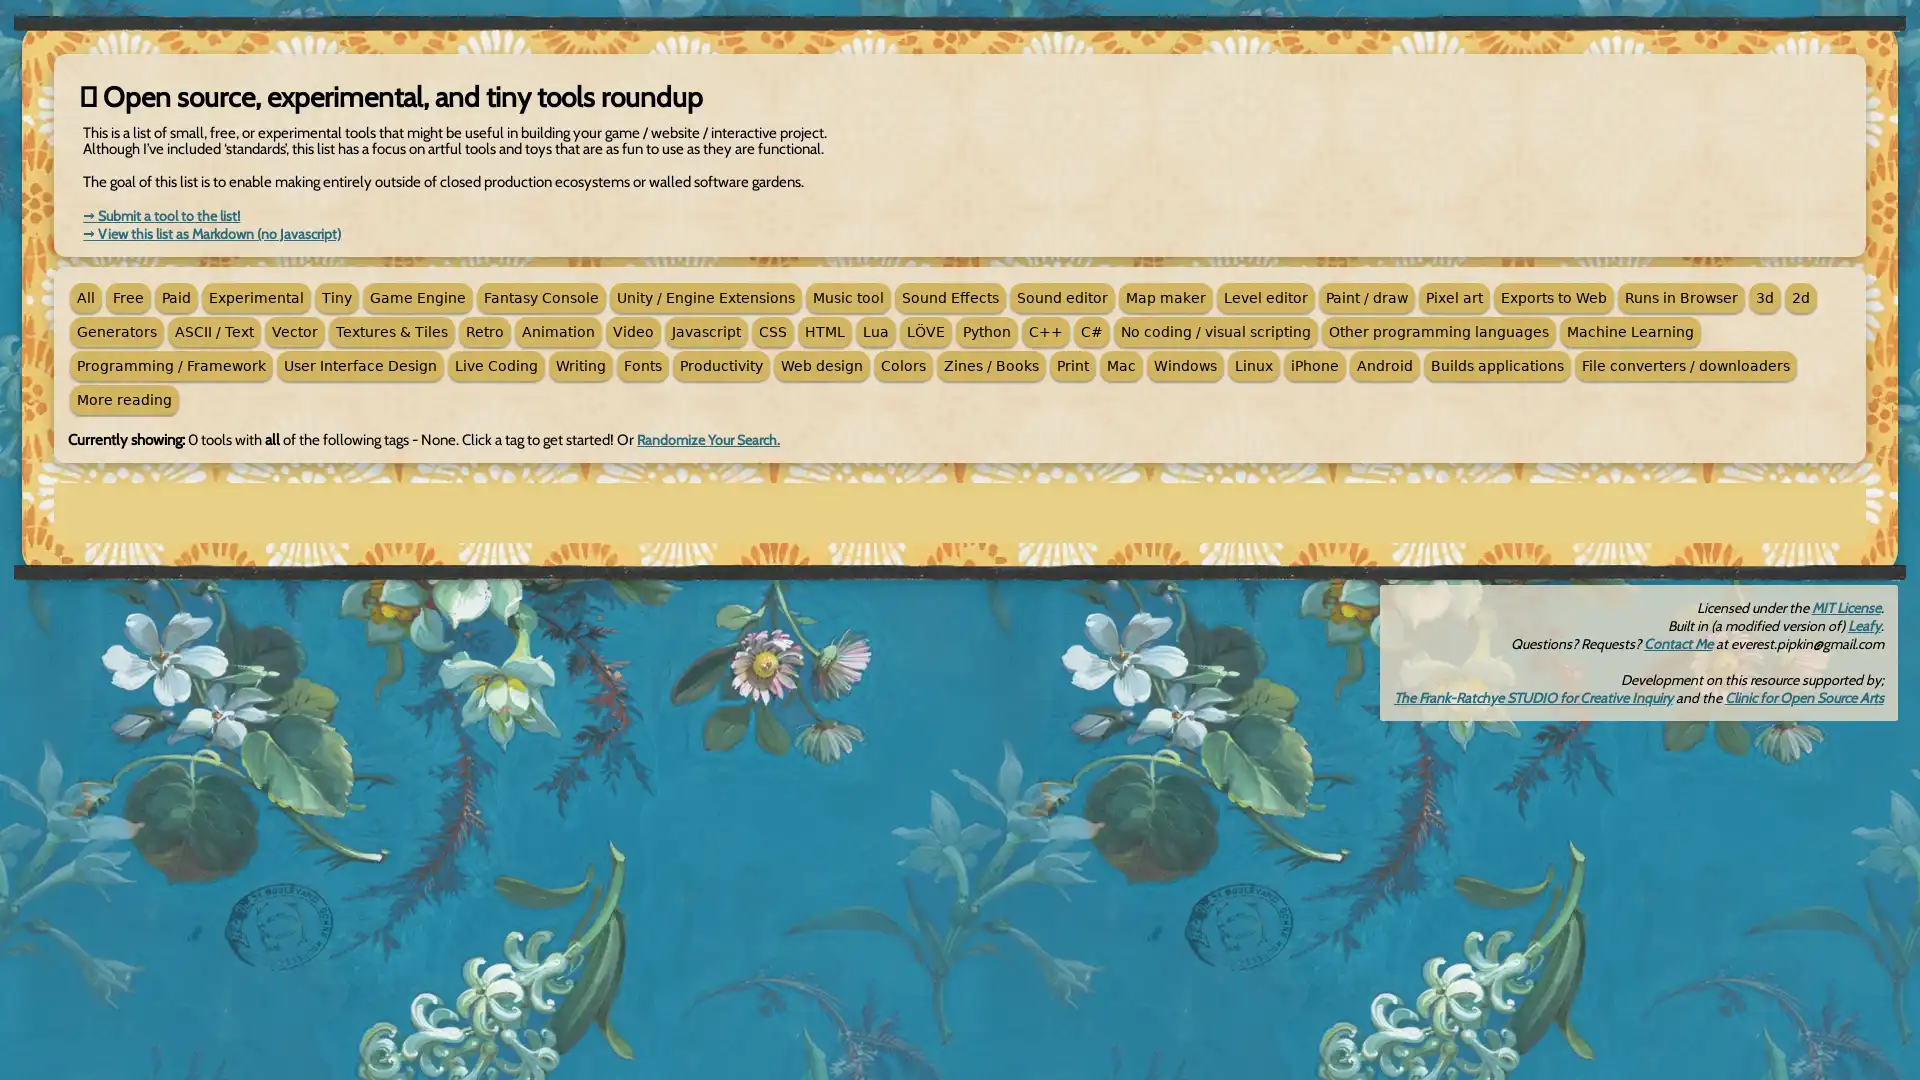 This screenshot has width=1920, height=1080. What do you see at coordinates (115, 330) in the screenshot?
I see `Generators` at bounding box center [115, 330].